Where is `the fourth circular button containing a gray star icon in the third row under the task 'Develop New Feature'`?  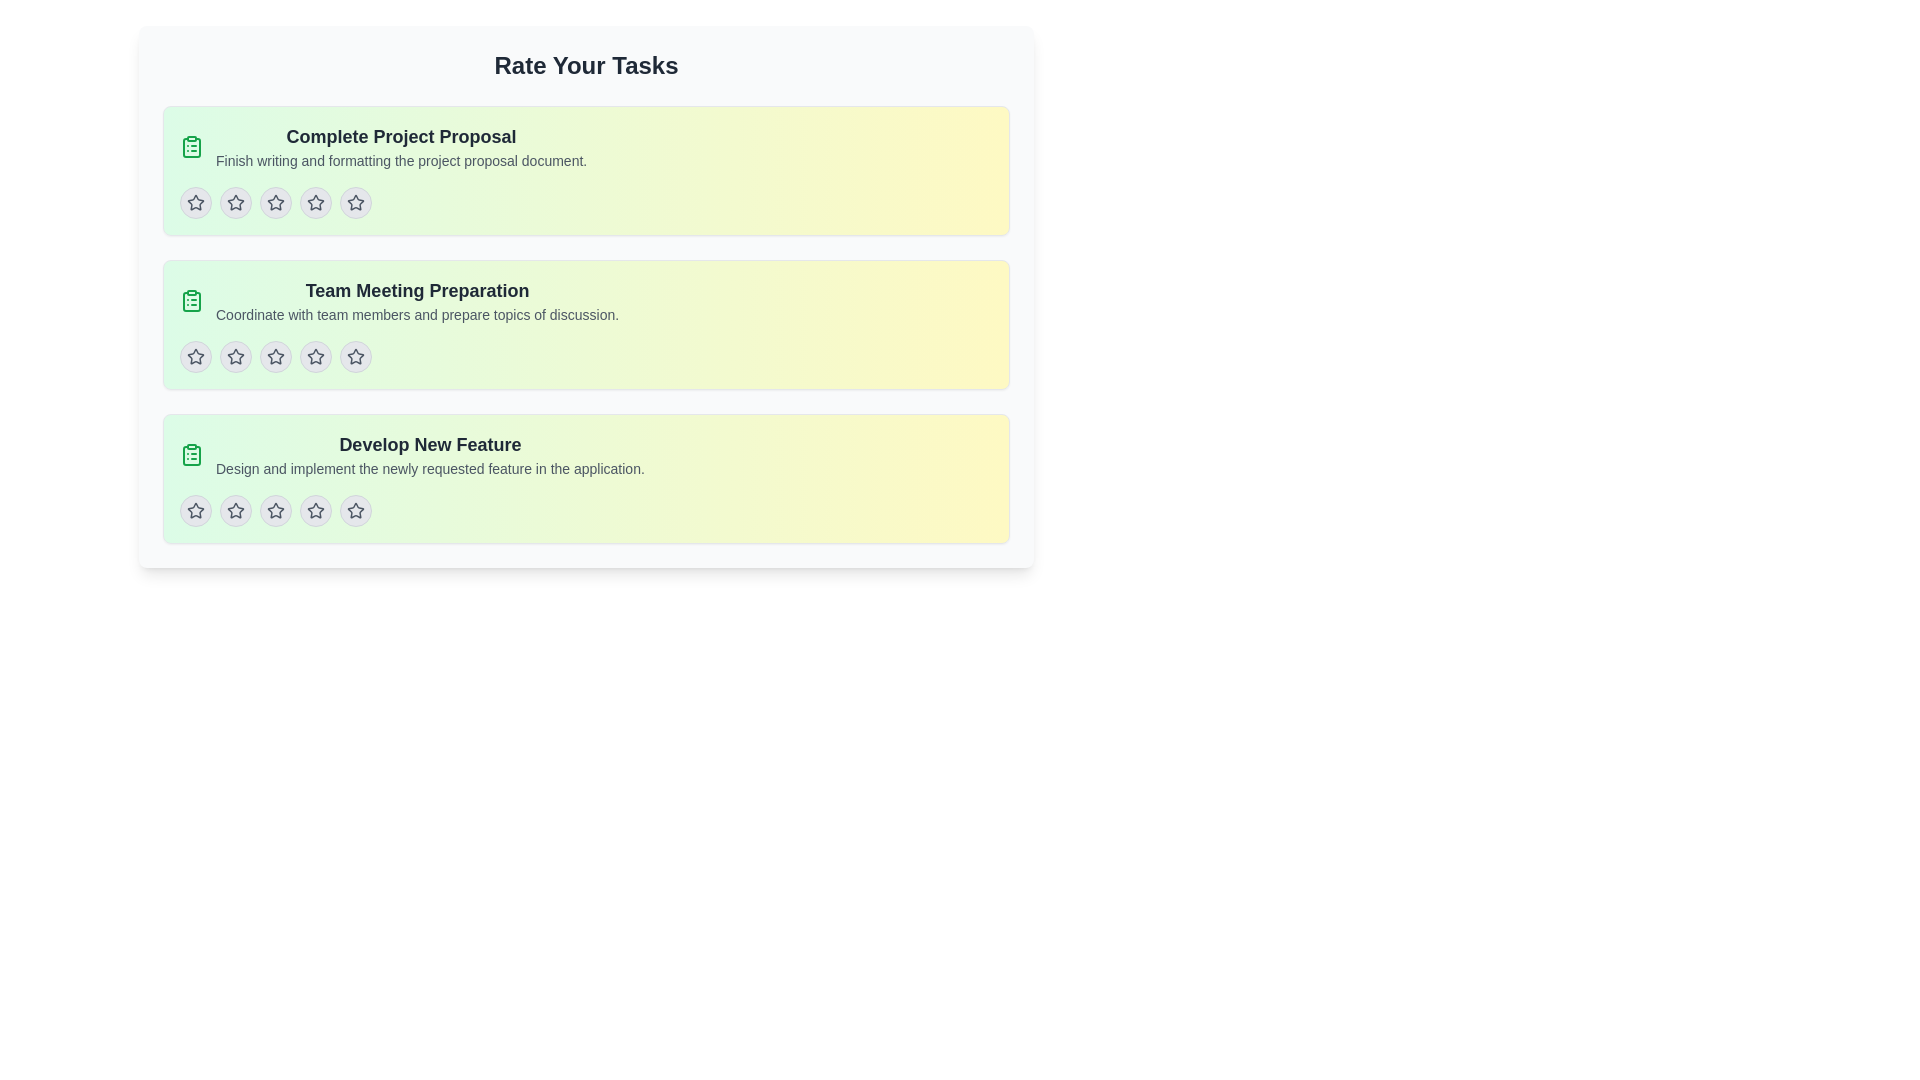
the fourth circular button containing a gray star icon in the third row under the task 'Develop New Feature' is located at coordinates (274, 509).